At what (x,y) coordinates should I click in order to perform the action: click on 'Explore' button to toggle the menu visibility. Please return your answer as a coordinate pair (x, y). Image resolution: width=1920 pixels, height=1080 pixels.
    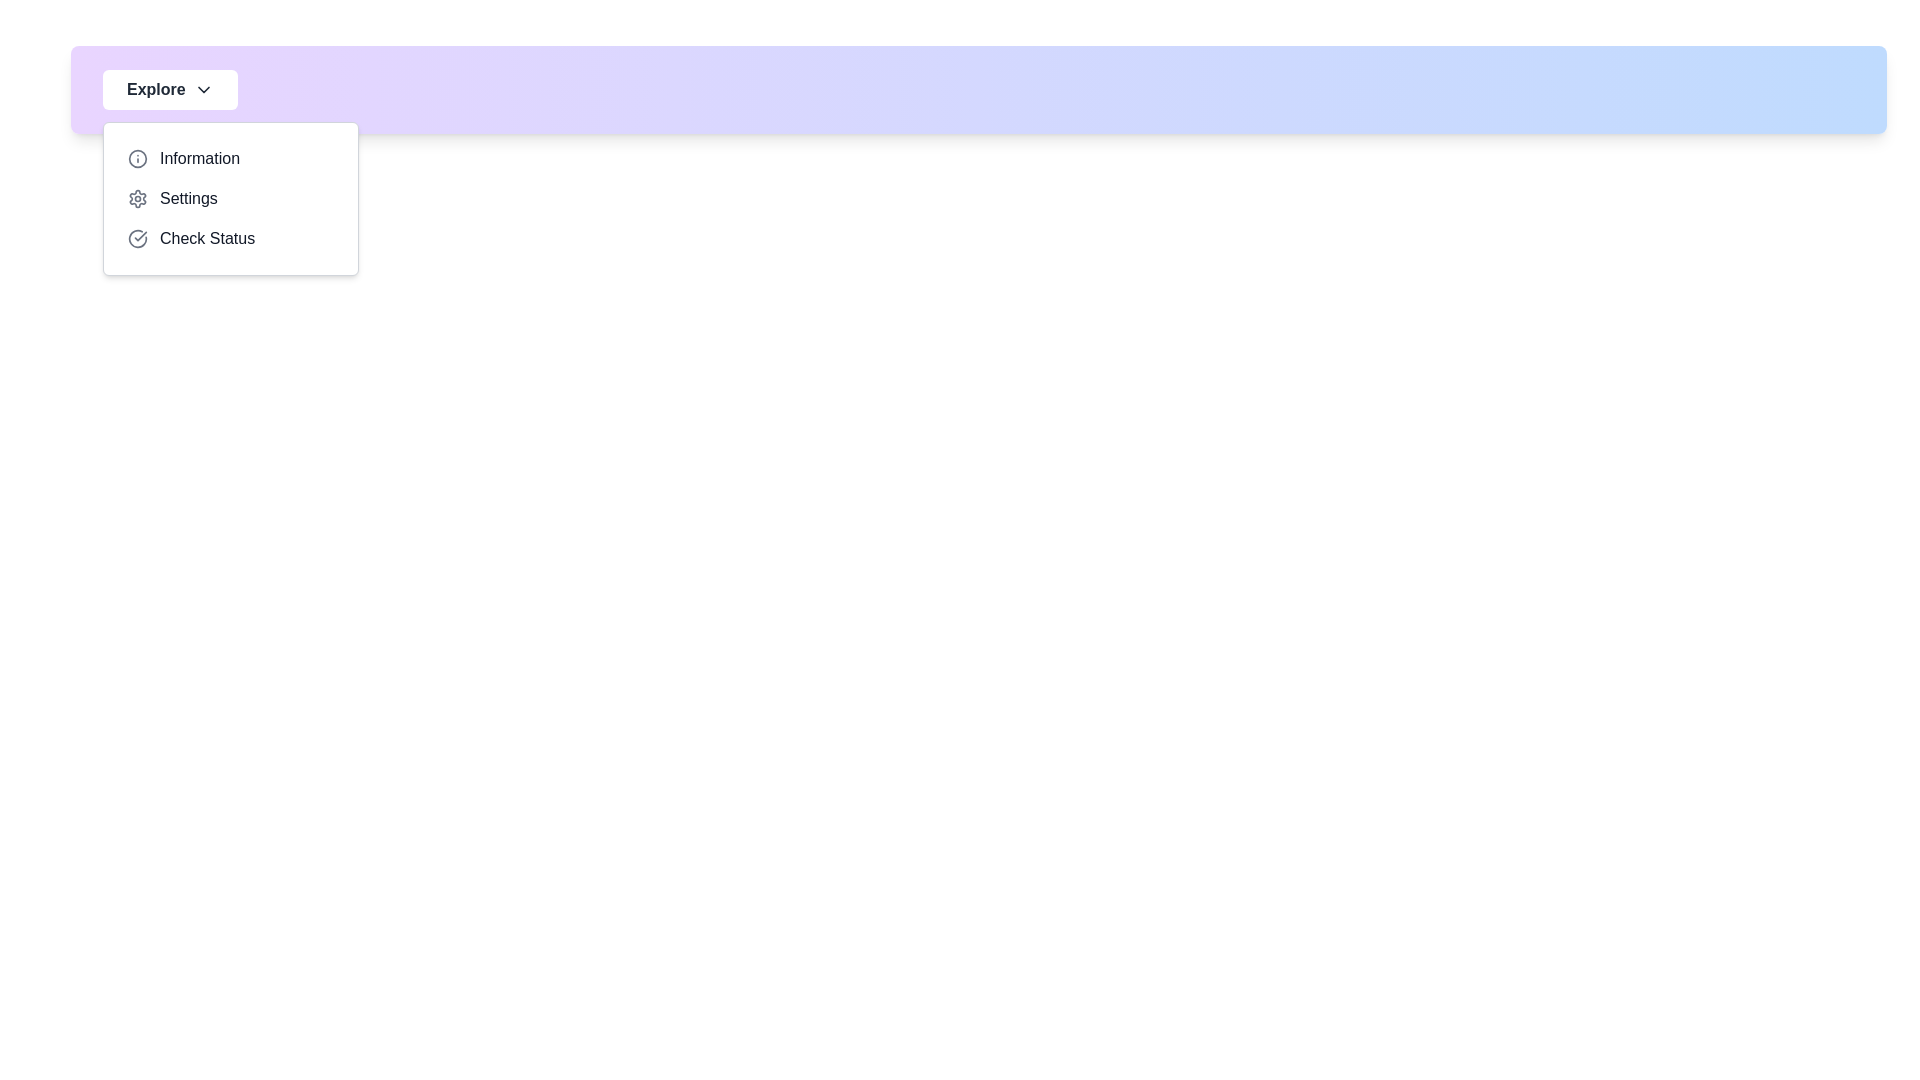
    Looking at the image, I should click on (169, 88).